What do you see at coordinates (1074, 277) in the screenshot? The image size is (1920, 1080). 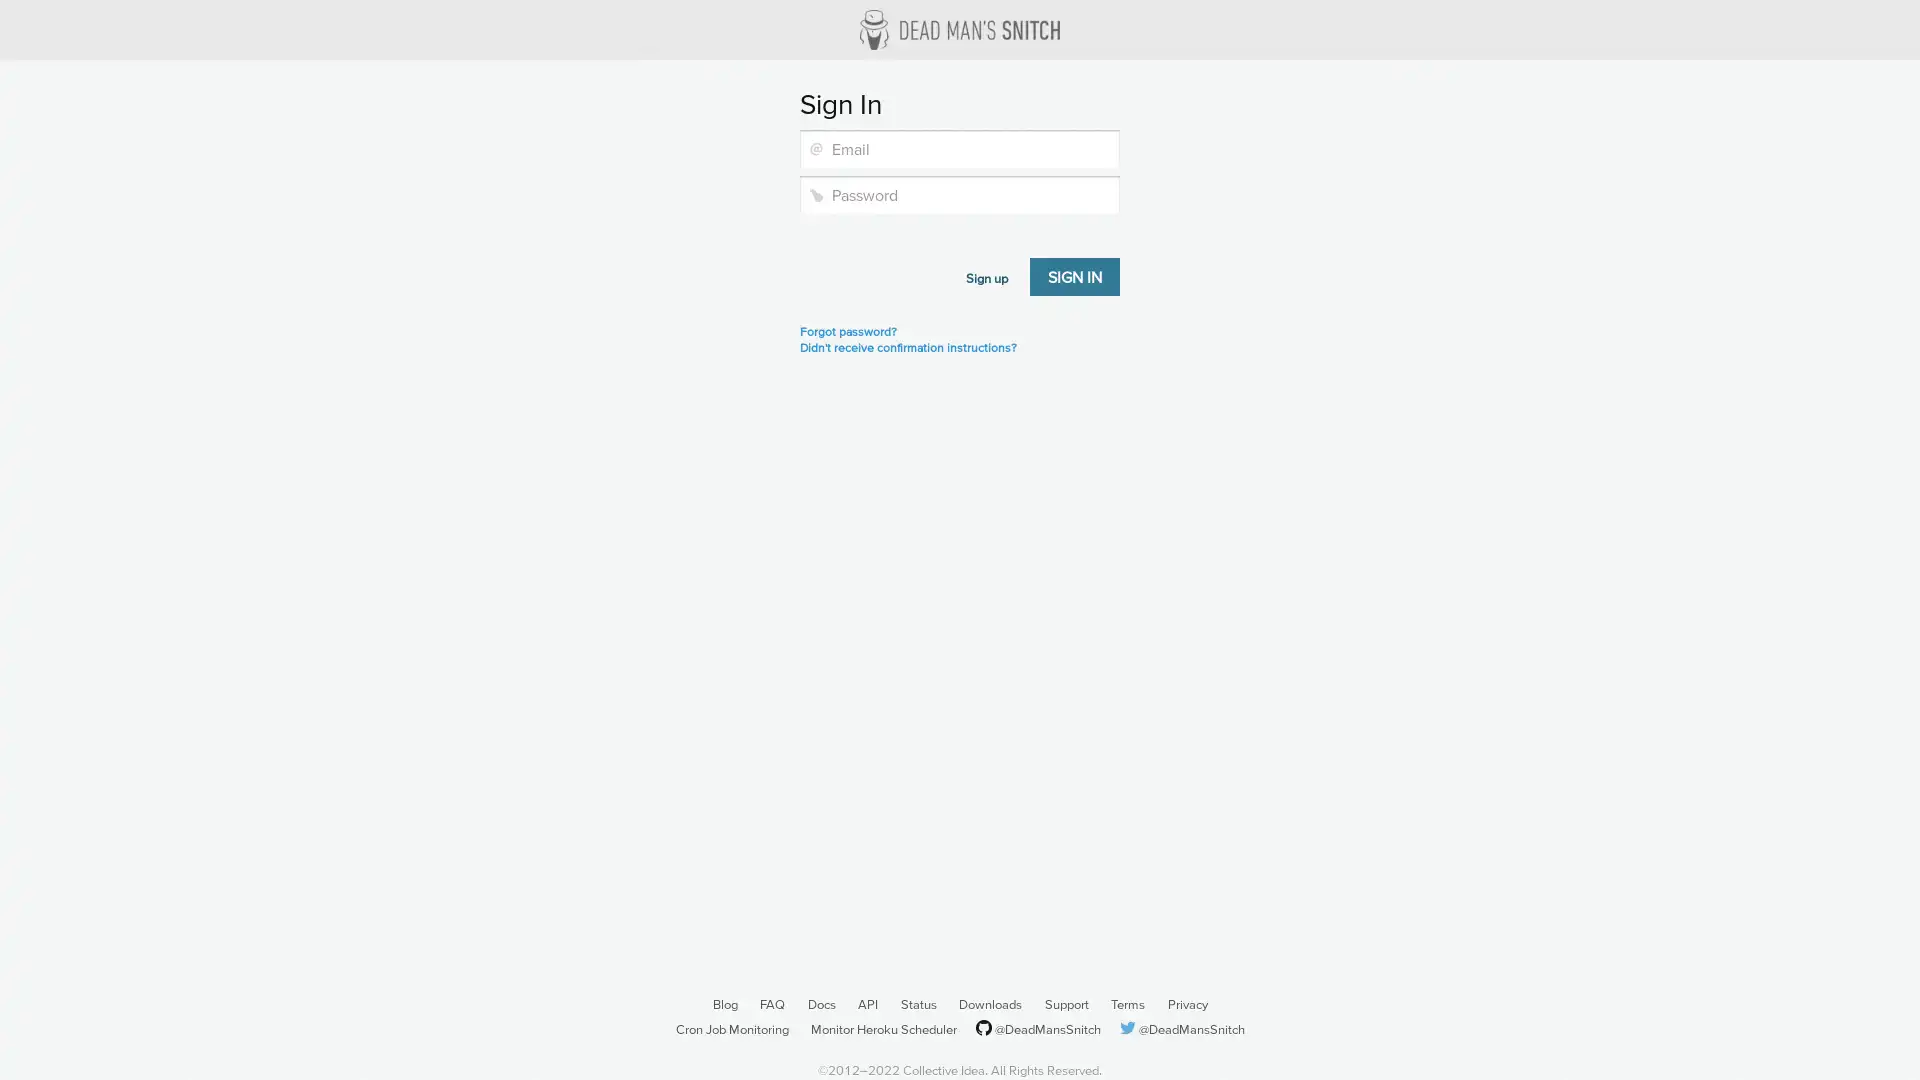 I see `Sign in` at bounding box center [1074, 277].